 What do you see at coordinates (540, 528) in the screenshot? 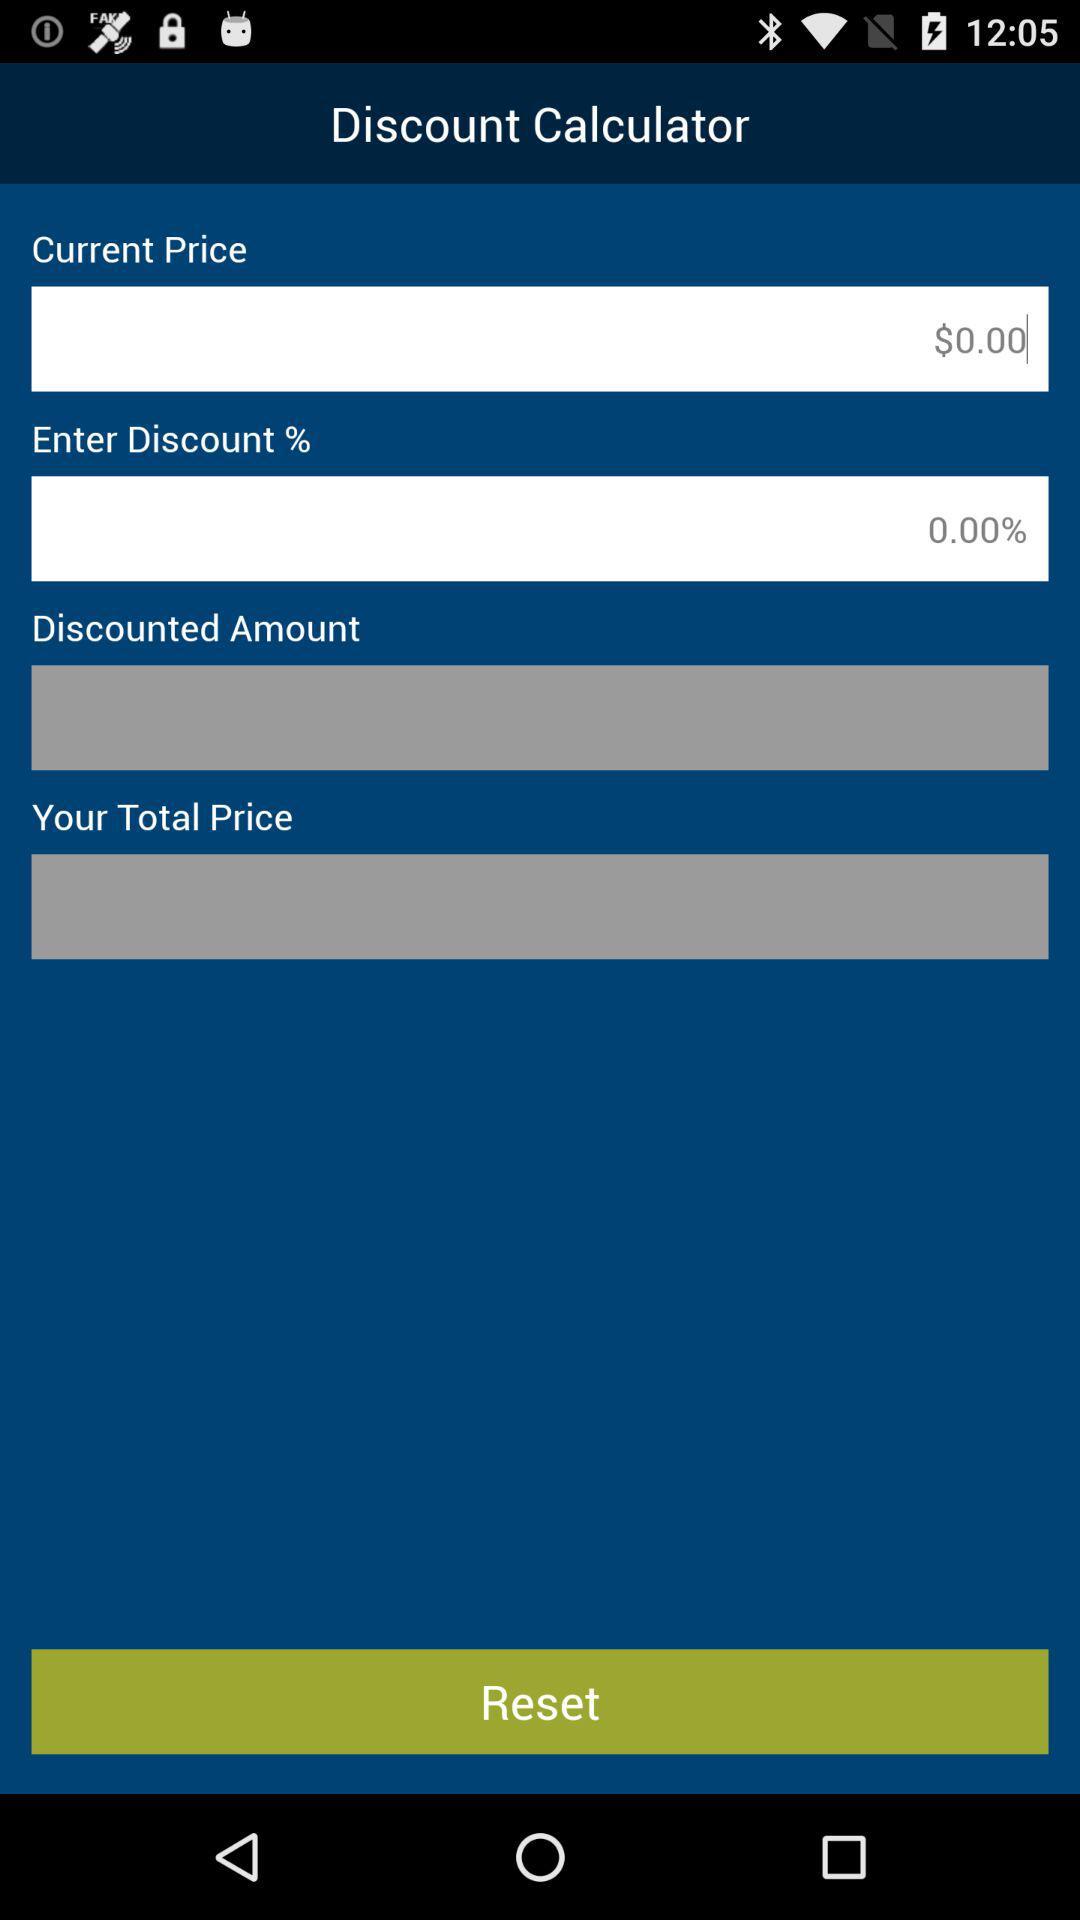
I see `input discount amount` at bounding box center [540, 528].